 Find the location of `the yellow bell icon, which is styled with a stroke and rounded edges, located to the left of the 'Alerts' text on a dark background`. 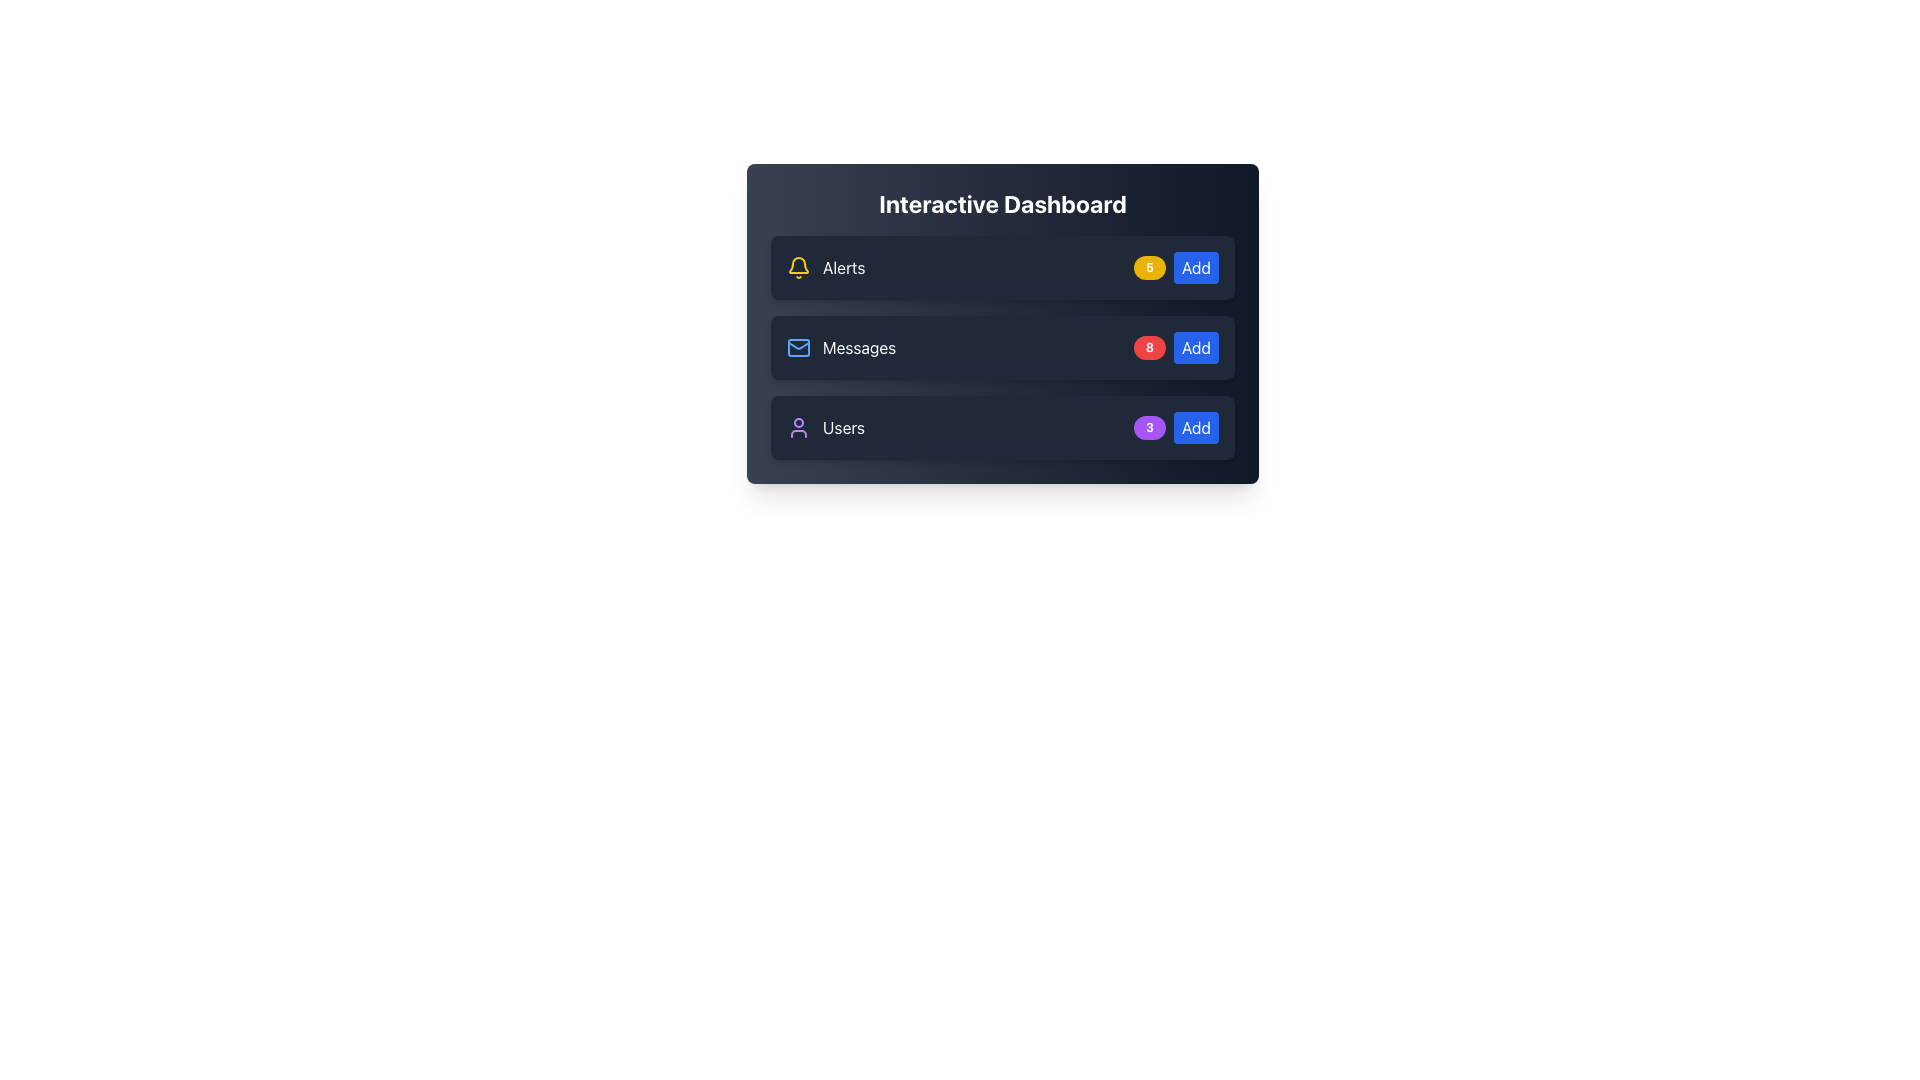

the yellow bell icon, which is styled with a stroke and rounded edges, located to the left of the 'Alerts' text on a dark background is located at coordinates (797, 266).